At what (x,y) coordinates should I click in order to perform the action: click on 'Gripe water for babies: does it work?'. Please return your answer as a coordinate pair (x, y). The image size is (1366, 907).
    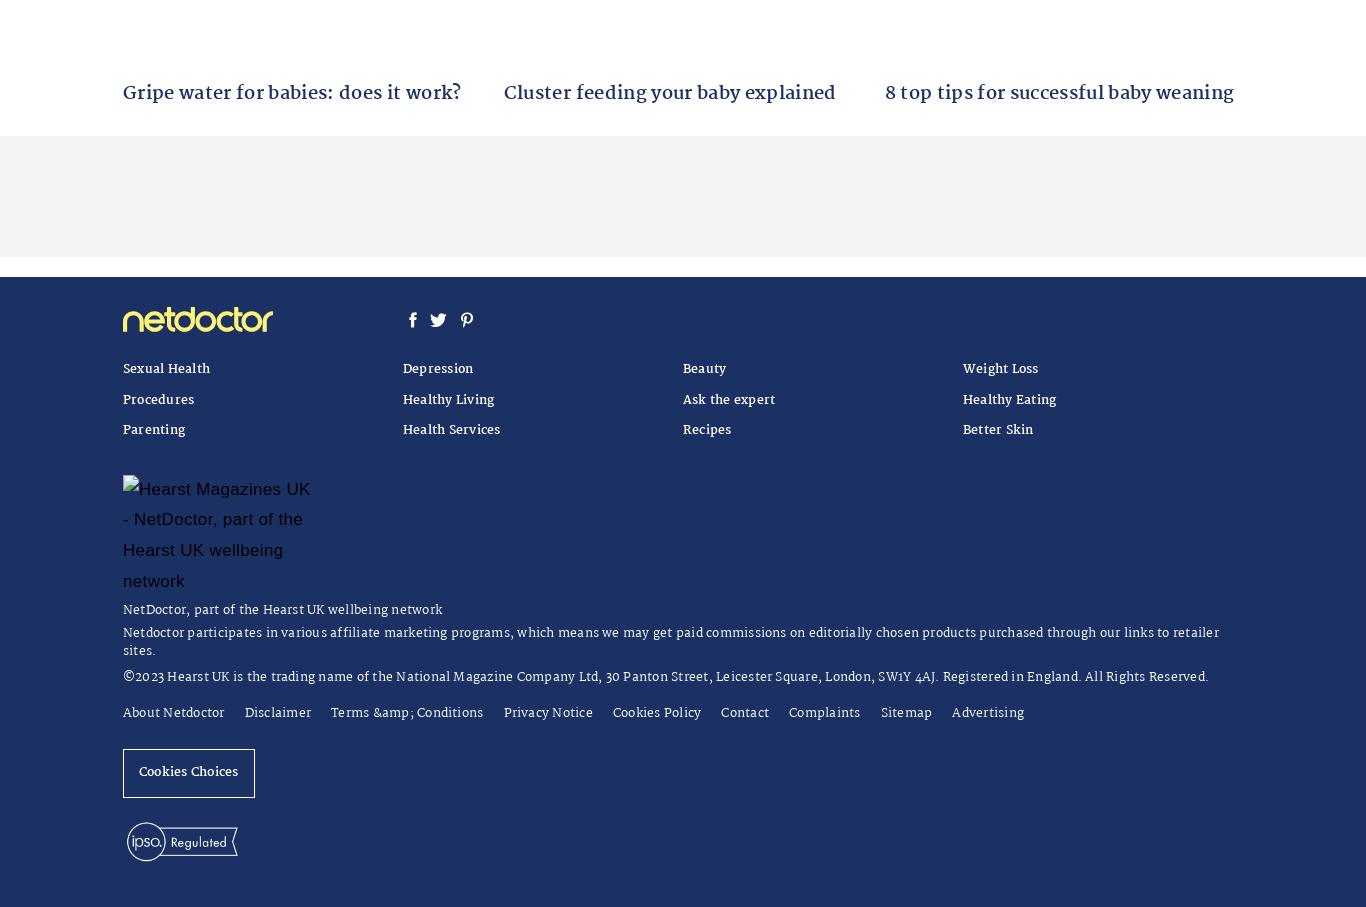
    Looking at the image, I should click on (292, 91).